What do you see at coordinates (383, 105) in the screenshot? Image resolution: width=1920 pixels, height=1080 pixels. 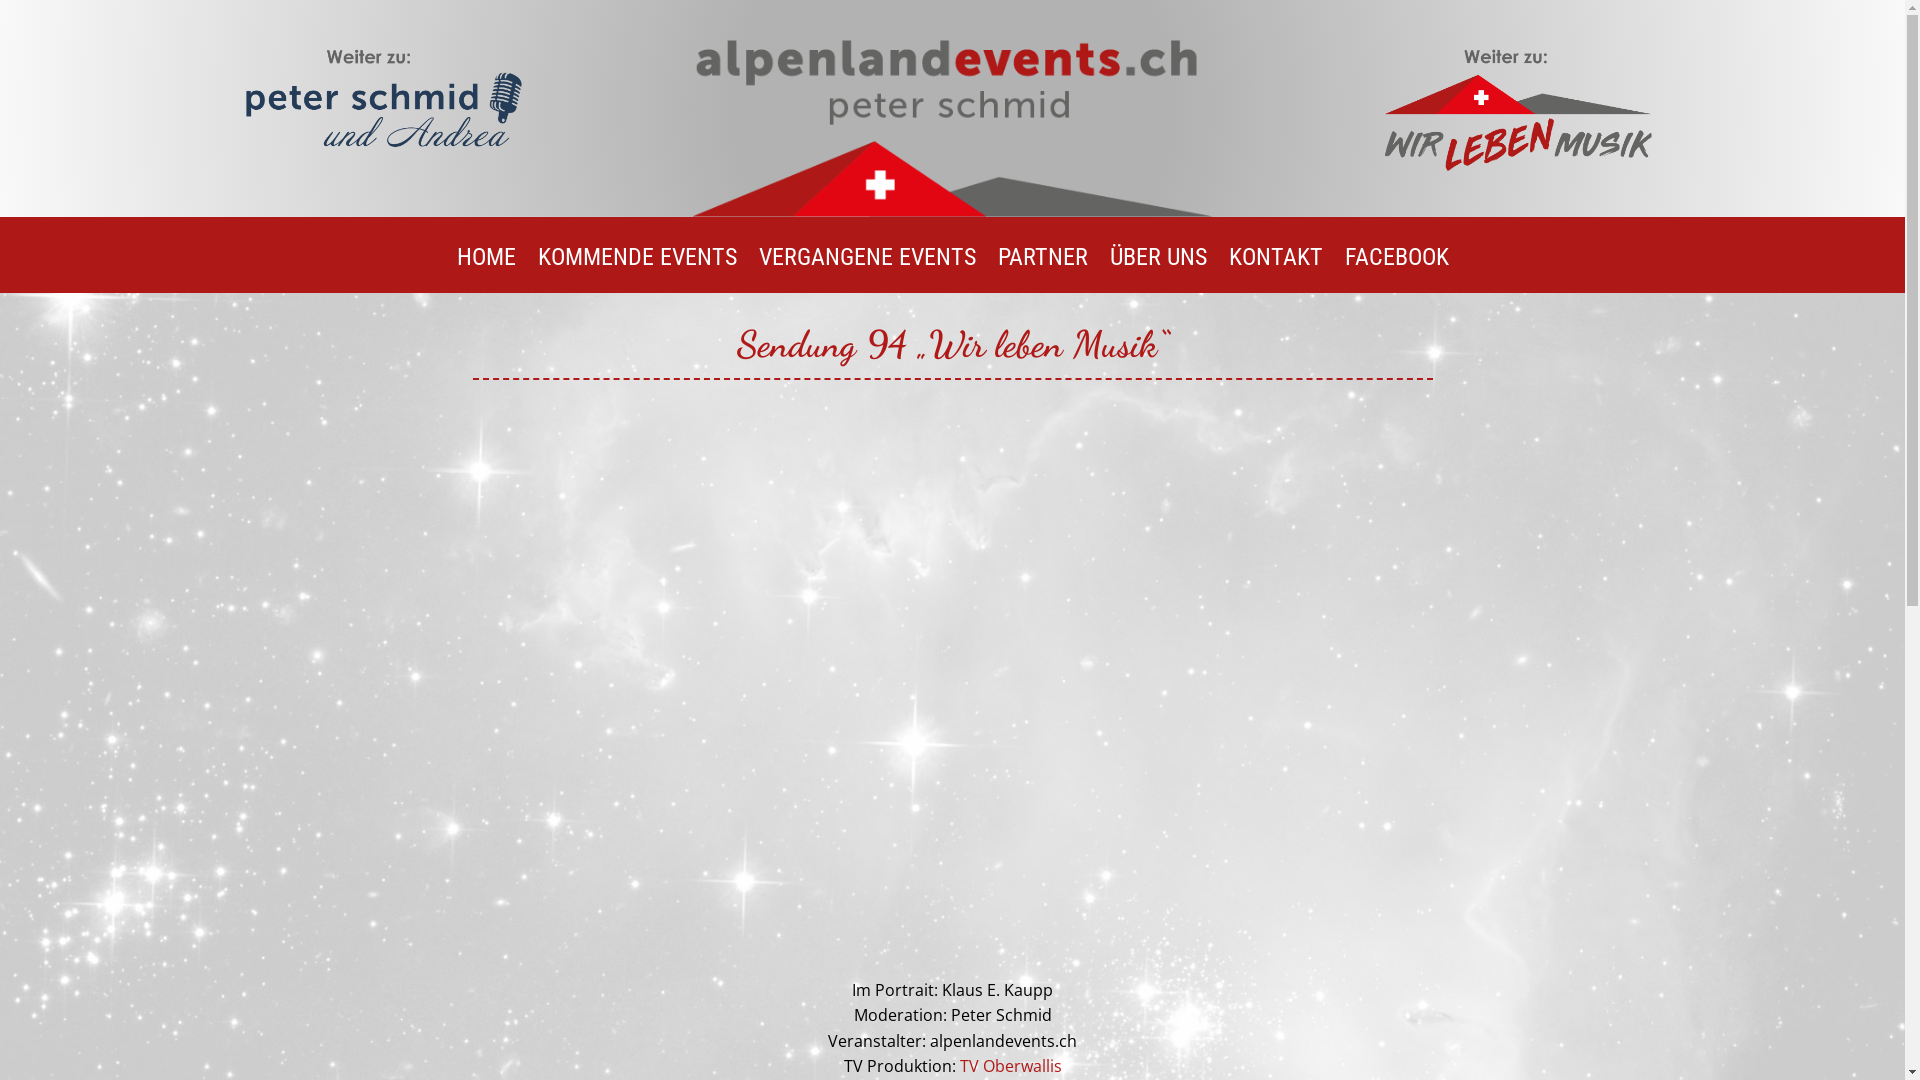 I see `'Peter Schmid & Andrea_weiter zu'` at bounding box center [383, 105].